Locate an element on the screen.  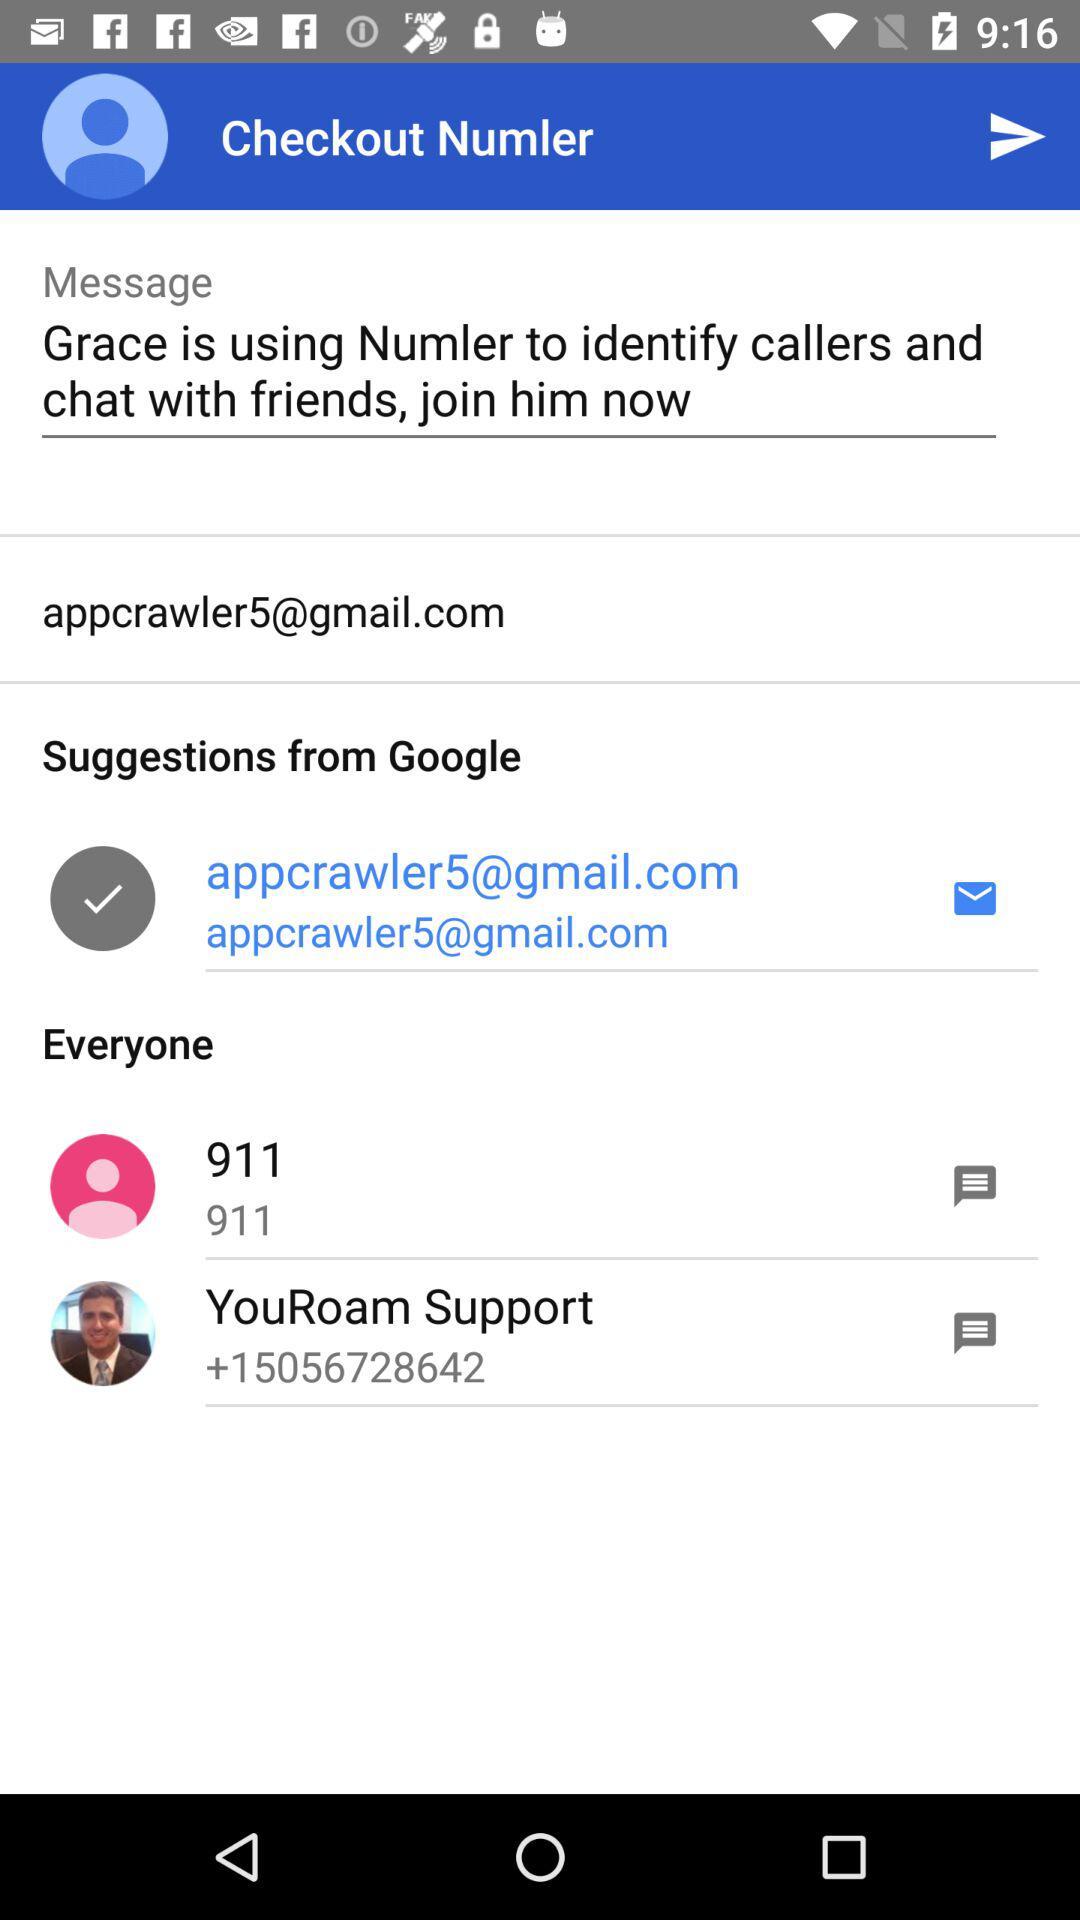
the grace is using item is located at coordinates (518, 369).